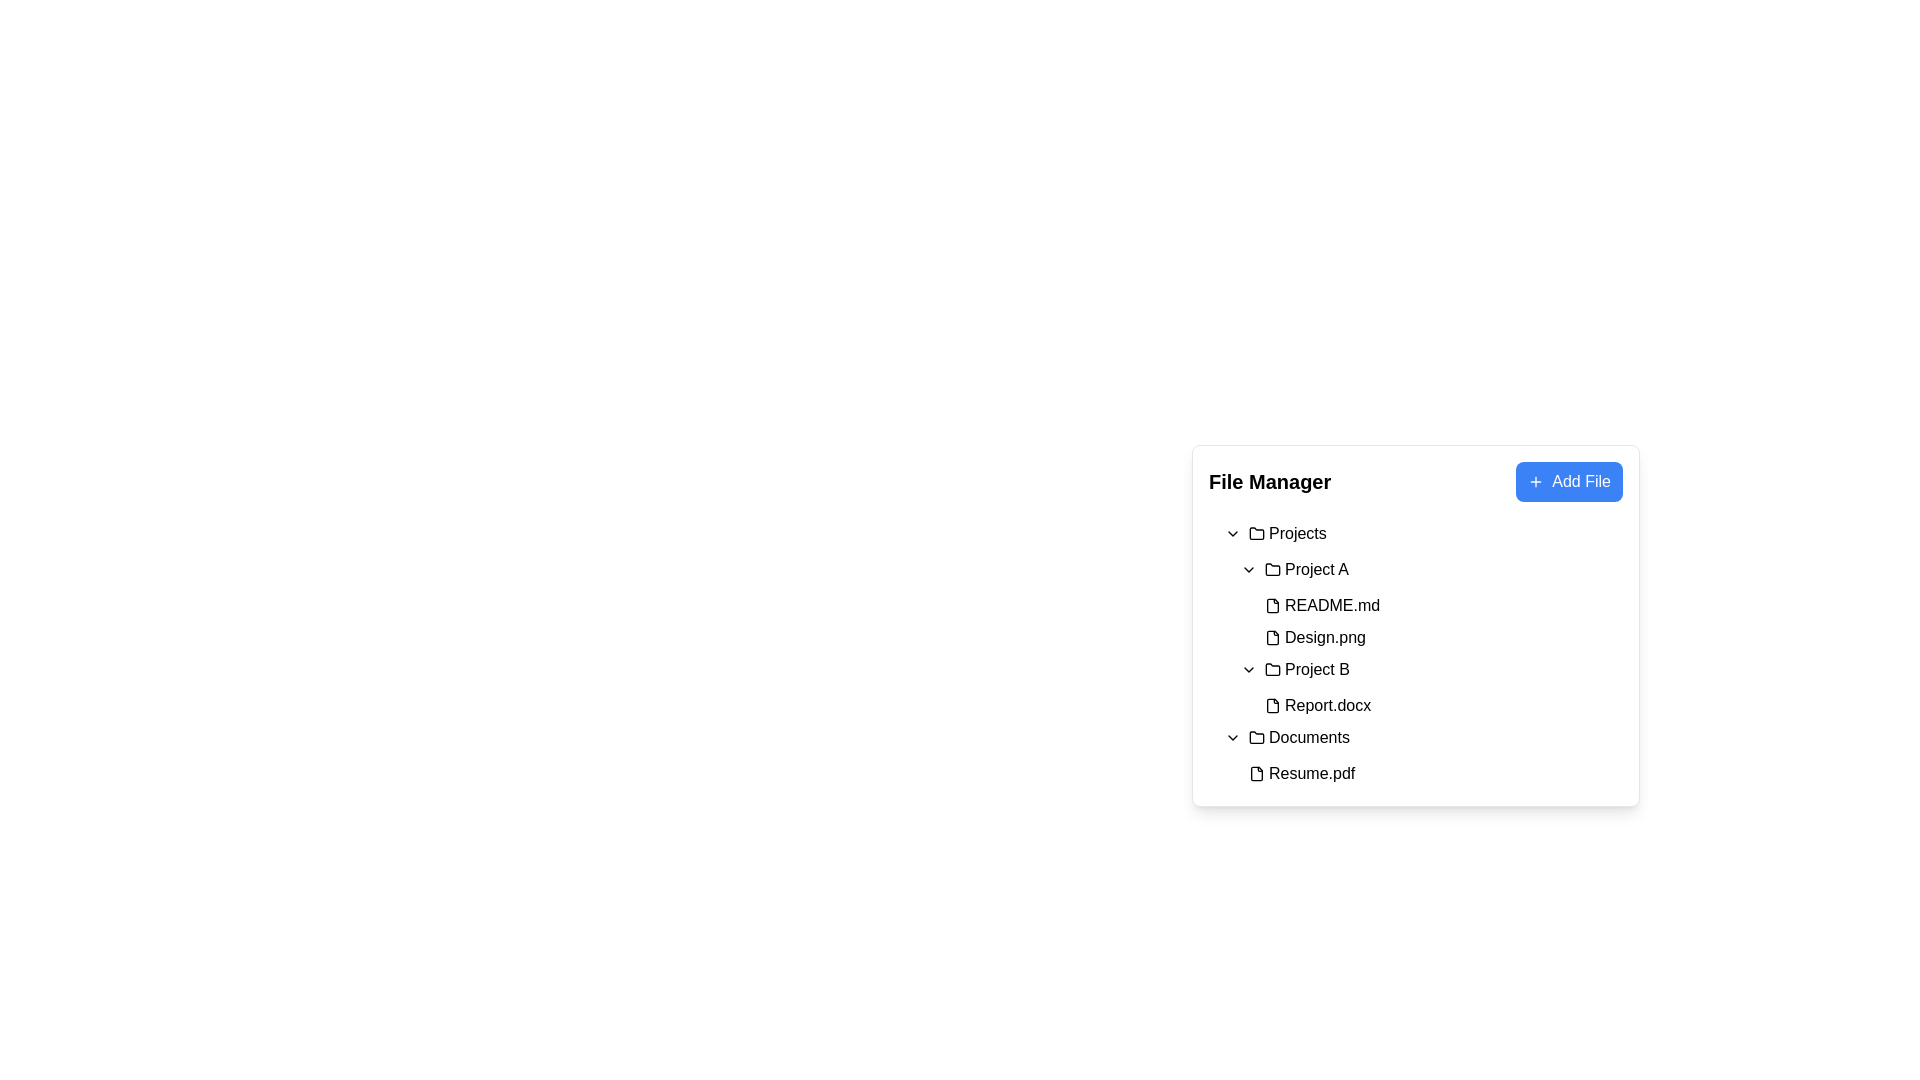  What do you see at coordinates (1269, 482) in the screenshot?
I see `text element displaying 'File Manager', which is a bold and large title aligned at the start of its section` at bounding box center [1269, 482].